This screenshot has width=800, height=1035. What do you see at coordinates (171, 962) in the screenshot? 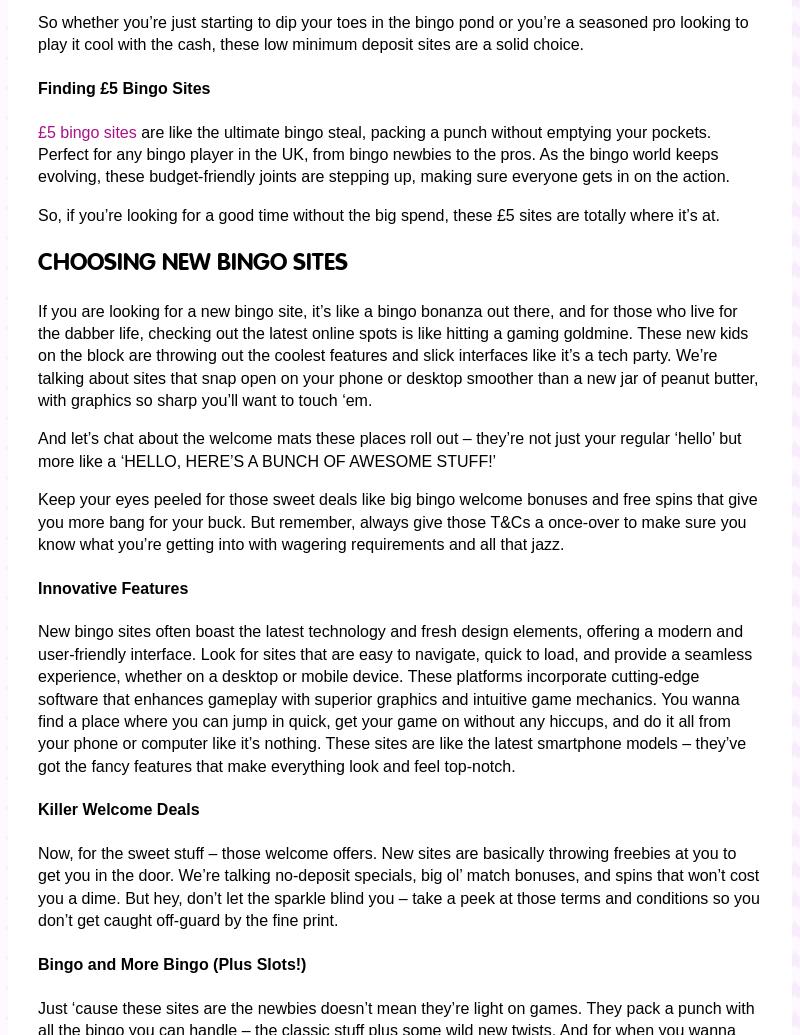
I see `'Bingo and More Bingo (Plus Slots!)'` at bounding box center [171, 962].